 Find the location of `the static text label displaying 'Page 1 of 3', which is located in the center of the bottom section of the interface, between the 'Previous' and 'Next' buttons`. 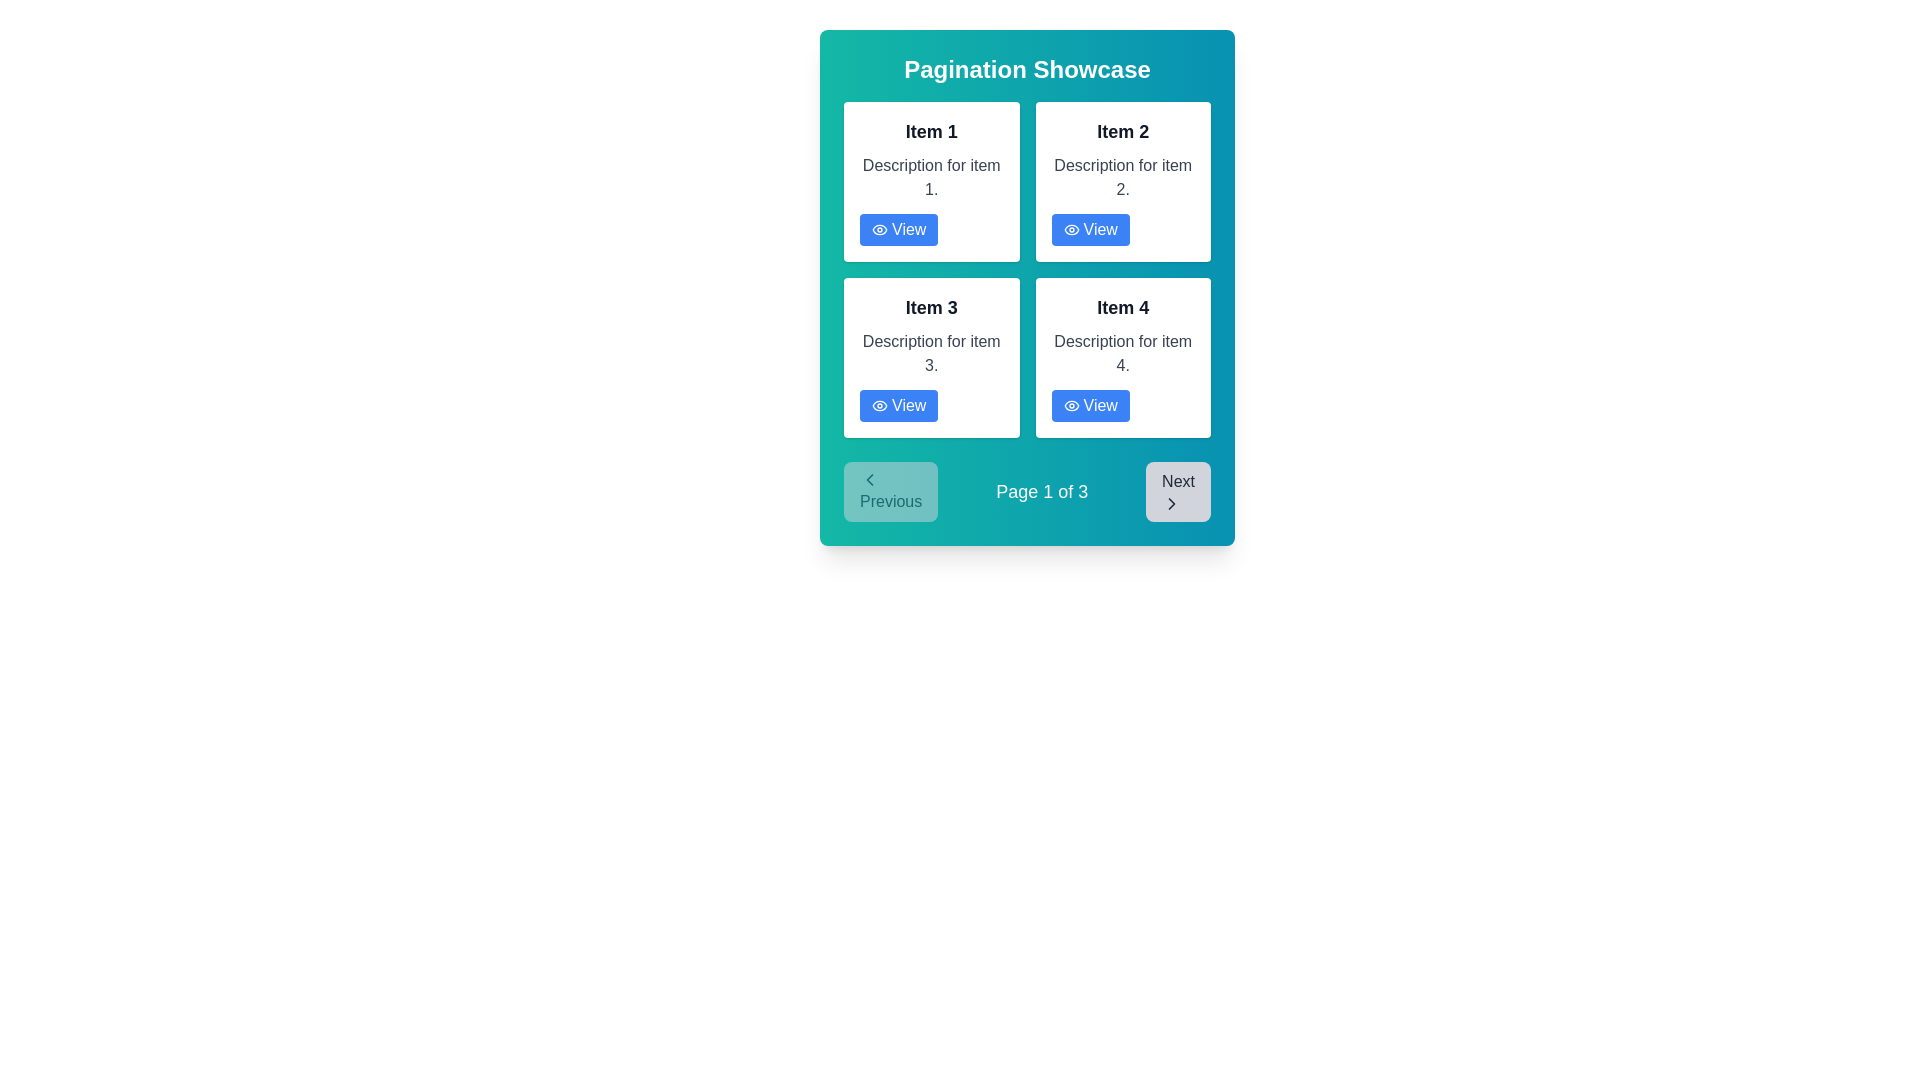

the static text label displaying 'Page 1 of 3', which is located in the center of the bottom section of the interface, between the 'Previous' and 'Next' buttons is located at coordinates (1041, 492).